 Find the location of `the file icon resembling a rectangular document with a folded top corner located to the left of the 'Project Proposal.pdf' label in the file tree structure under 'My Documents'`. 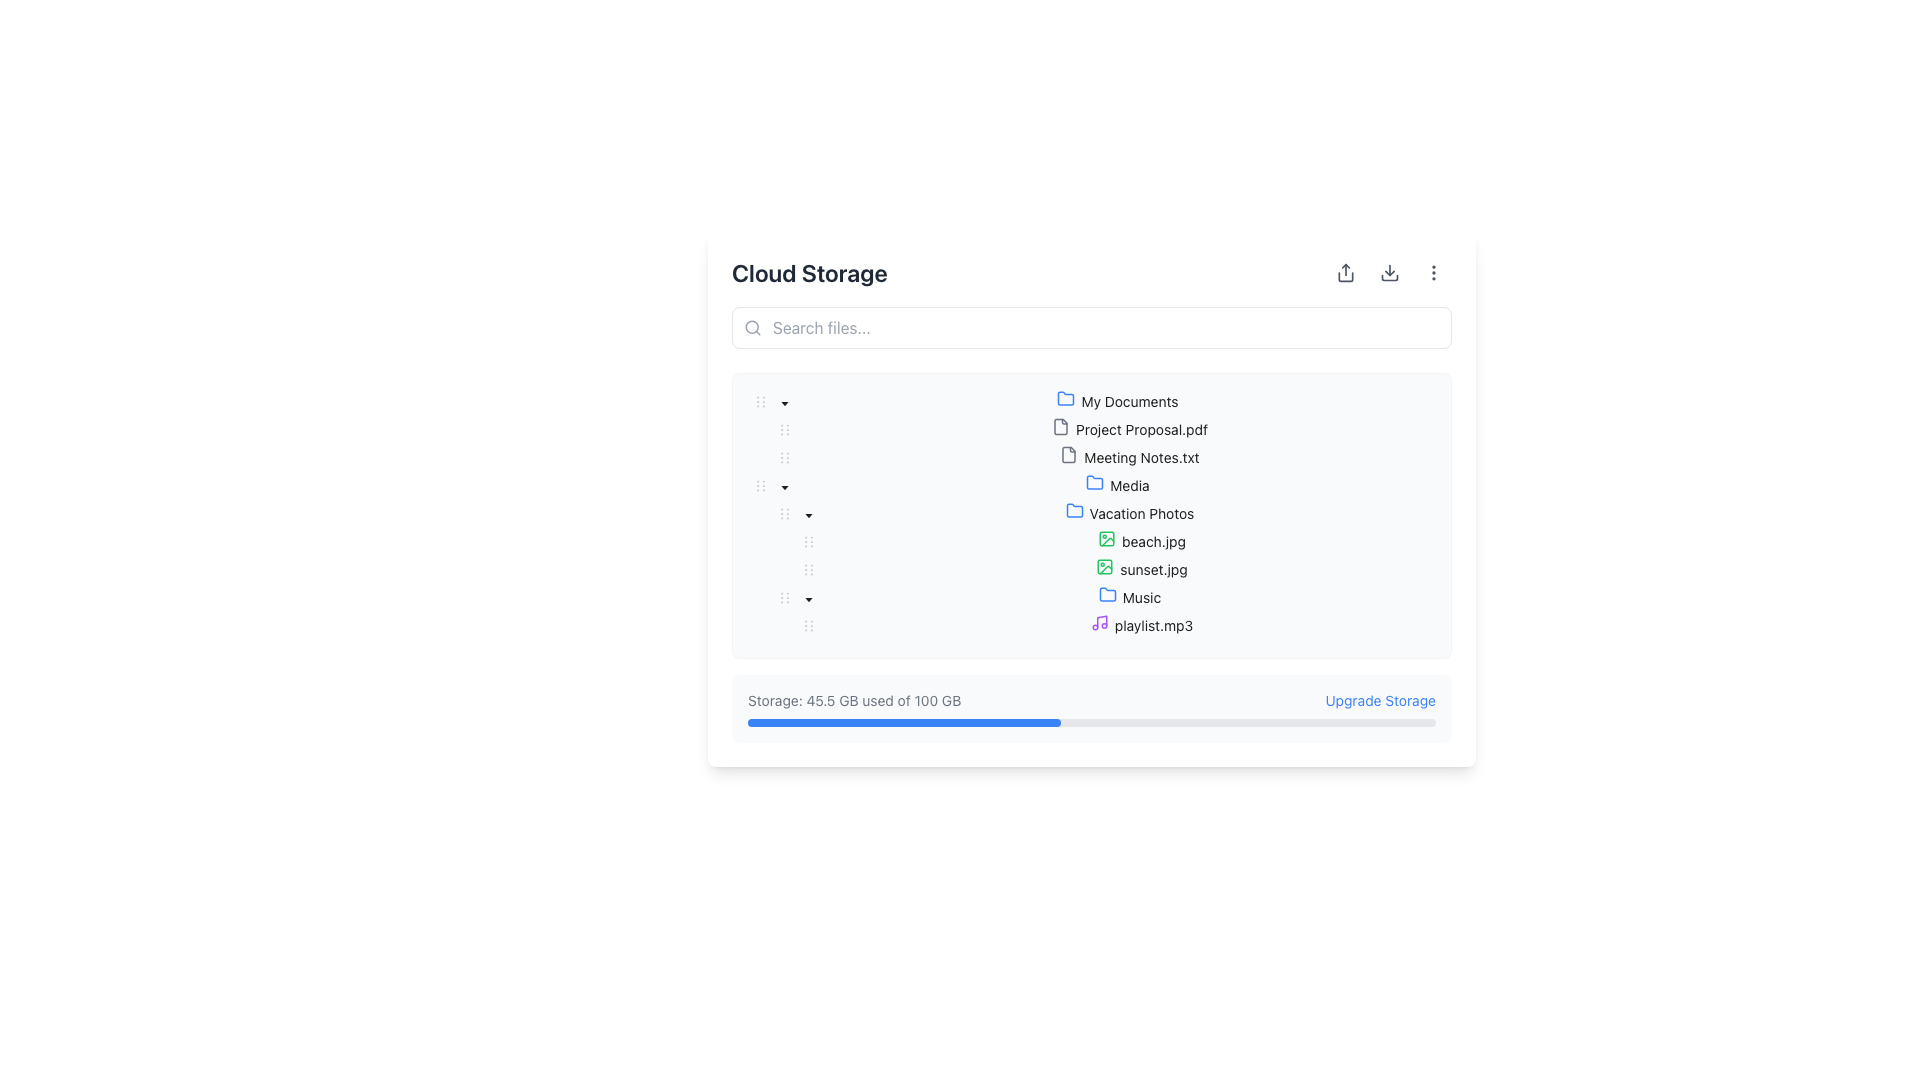

the file icon resembling a rectangular document with a folded top corner located to the left of the 'Project Proposal.pdf' label in the file tree structure under 'My Documents' is located at coordinates (1063, 428).